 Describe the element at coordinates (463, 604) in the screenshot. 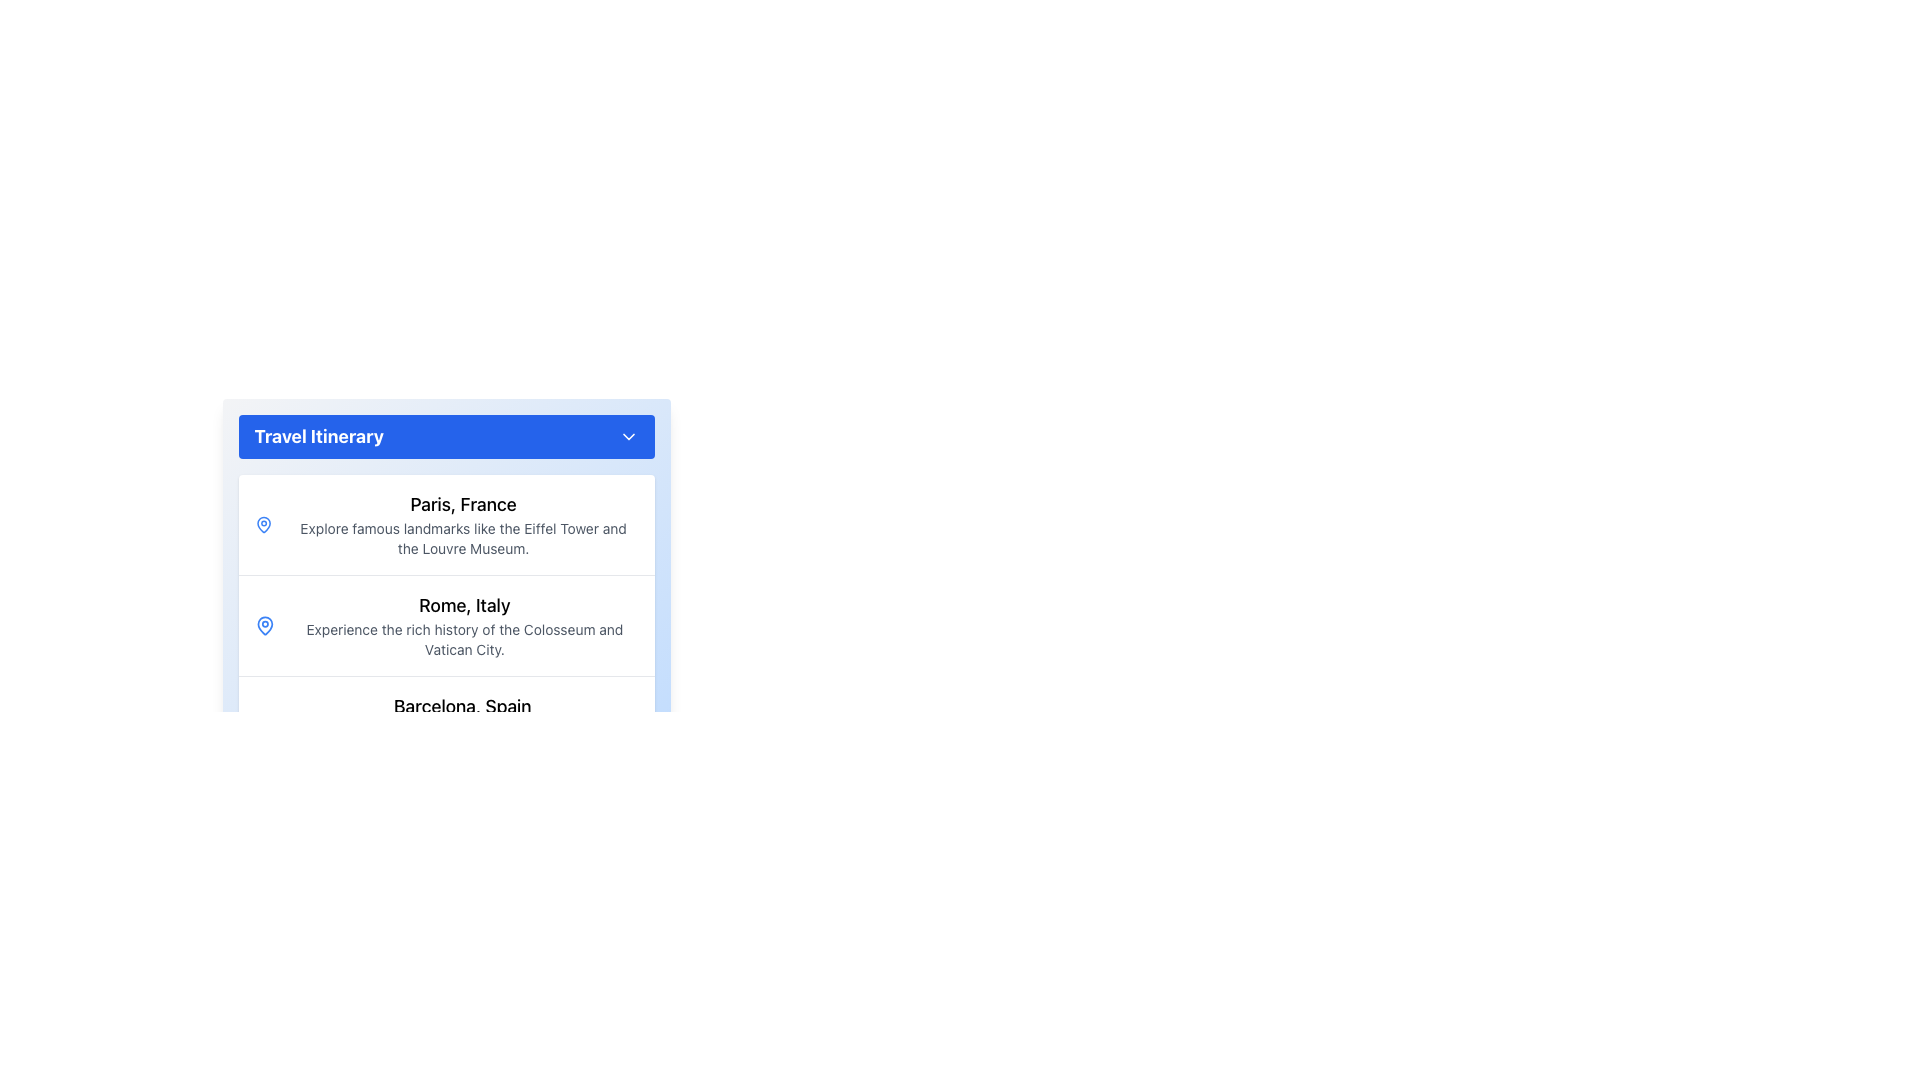

I see `bold, black text label that reads 'Rome, Italy' located above 'Barcelona, Spain' in the travel itinerary list` at that location.